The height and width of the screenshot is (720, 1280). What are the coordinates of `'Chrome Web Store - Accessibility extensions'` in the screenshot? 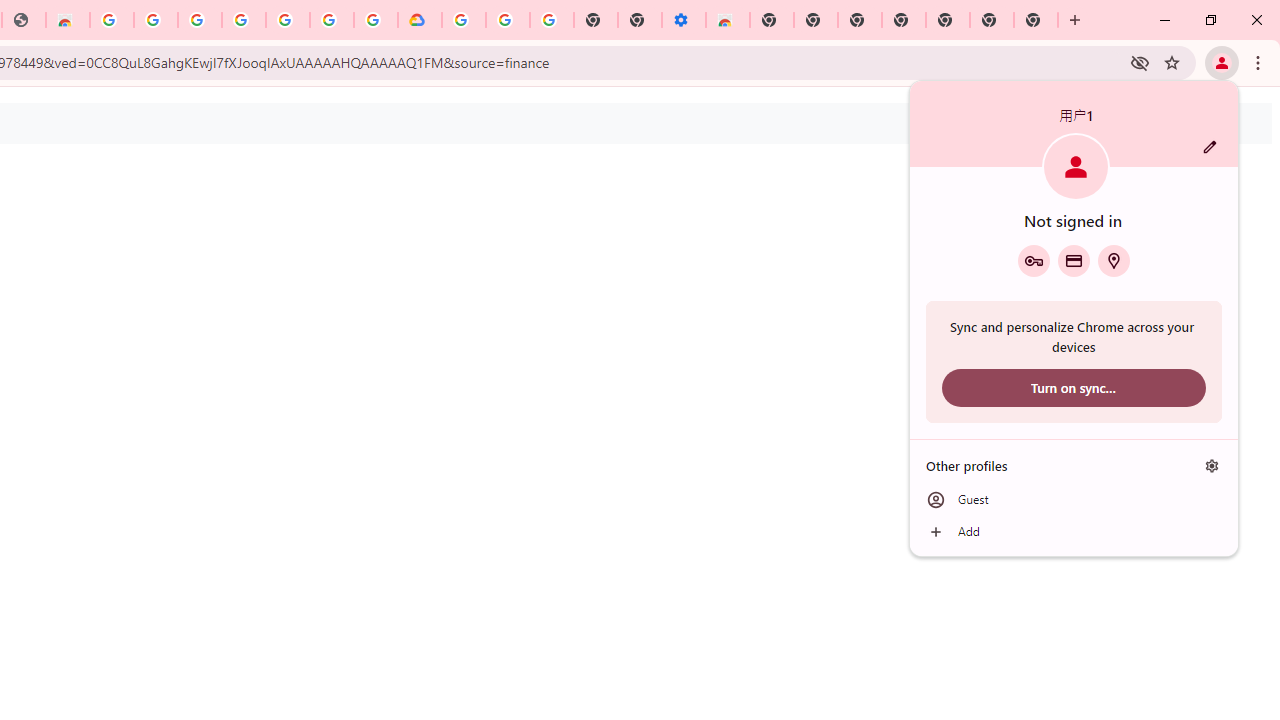 It's located at (727, 20).